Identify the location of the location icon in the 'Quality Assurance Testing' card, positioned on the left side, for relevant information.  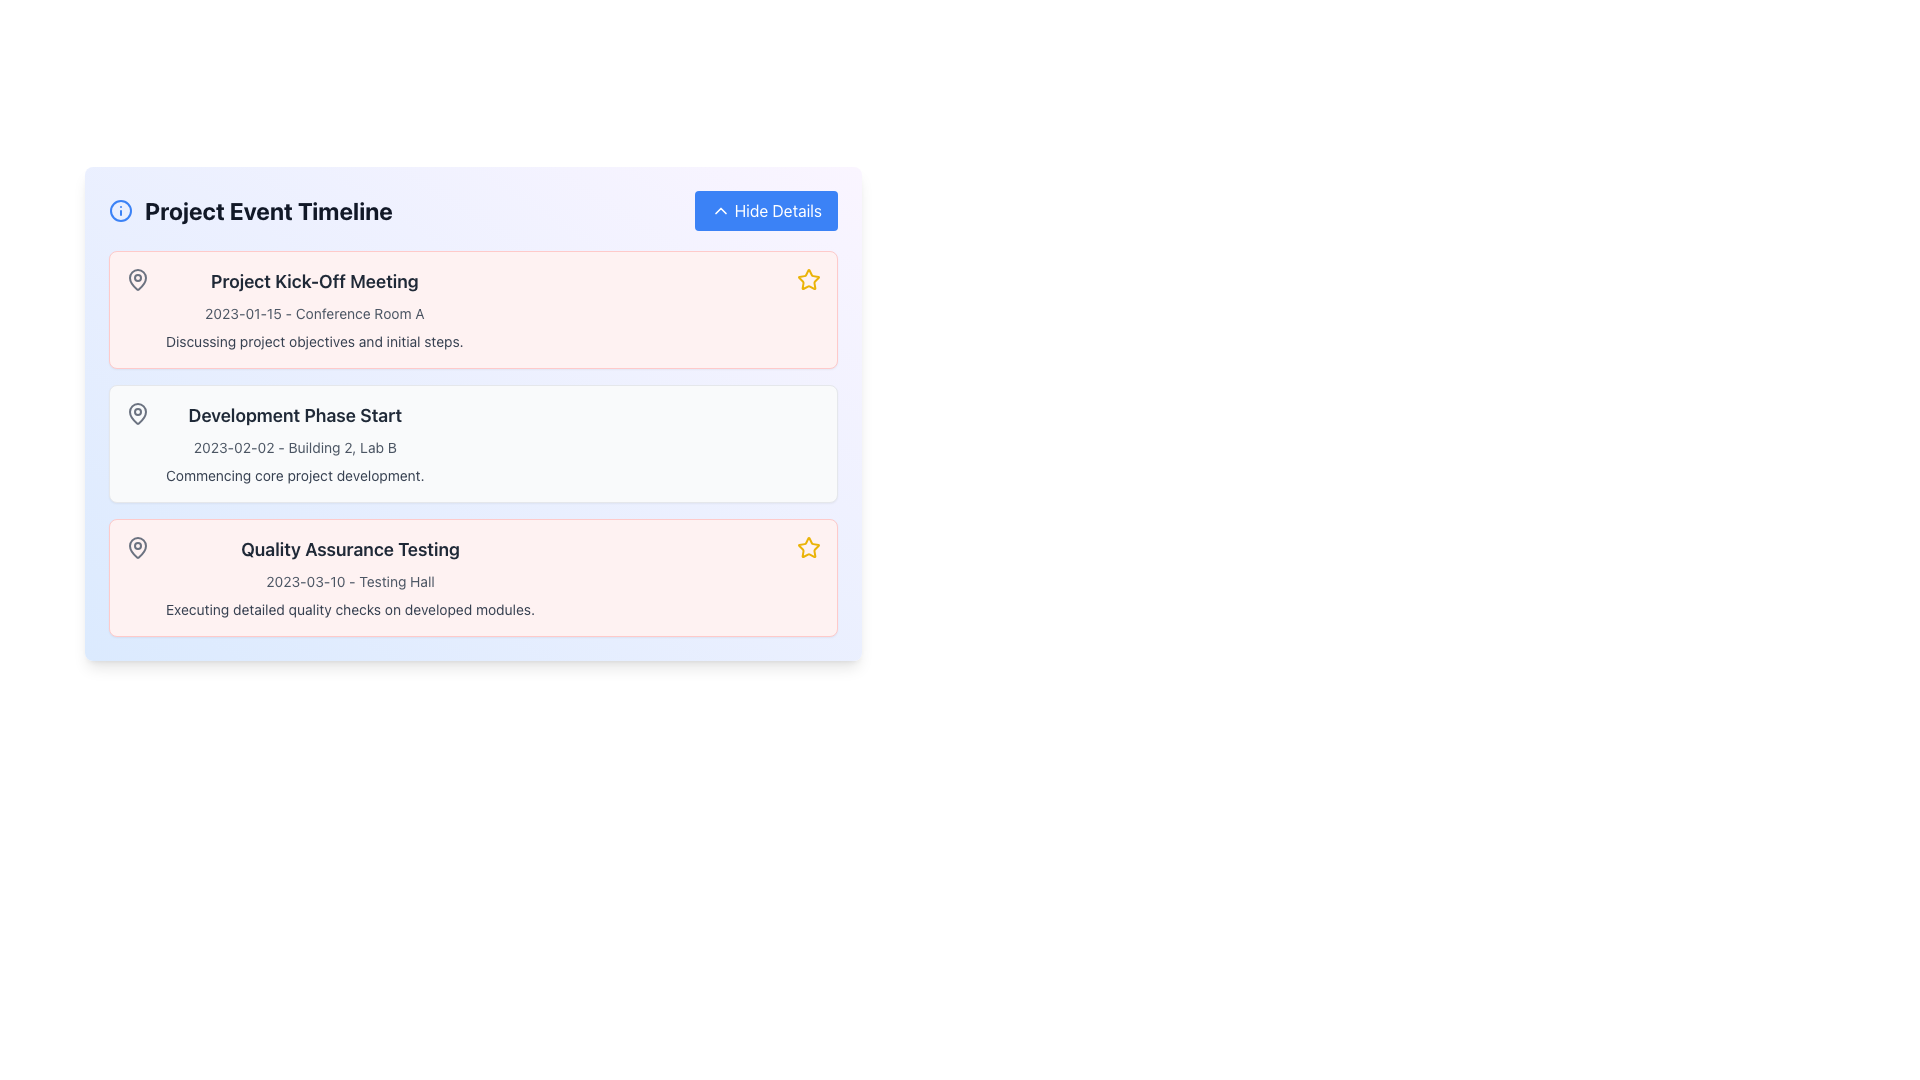
(137, 547).